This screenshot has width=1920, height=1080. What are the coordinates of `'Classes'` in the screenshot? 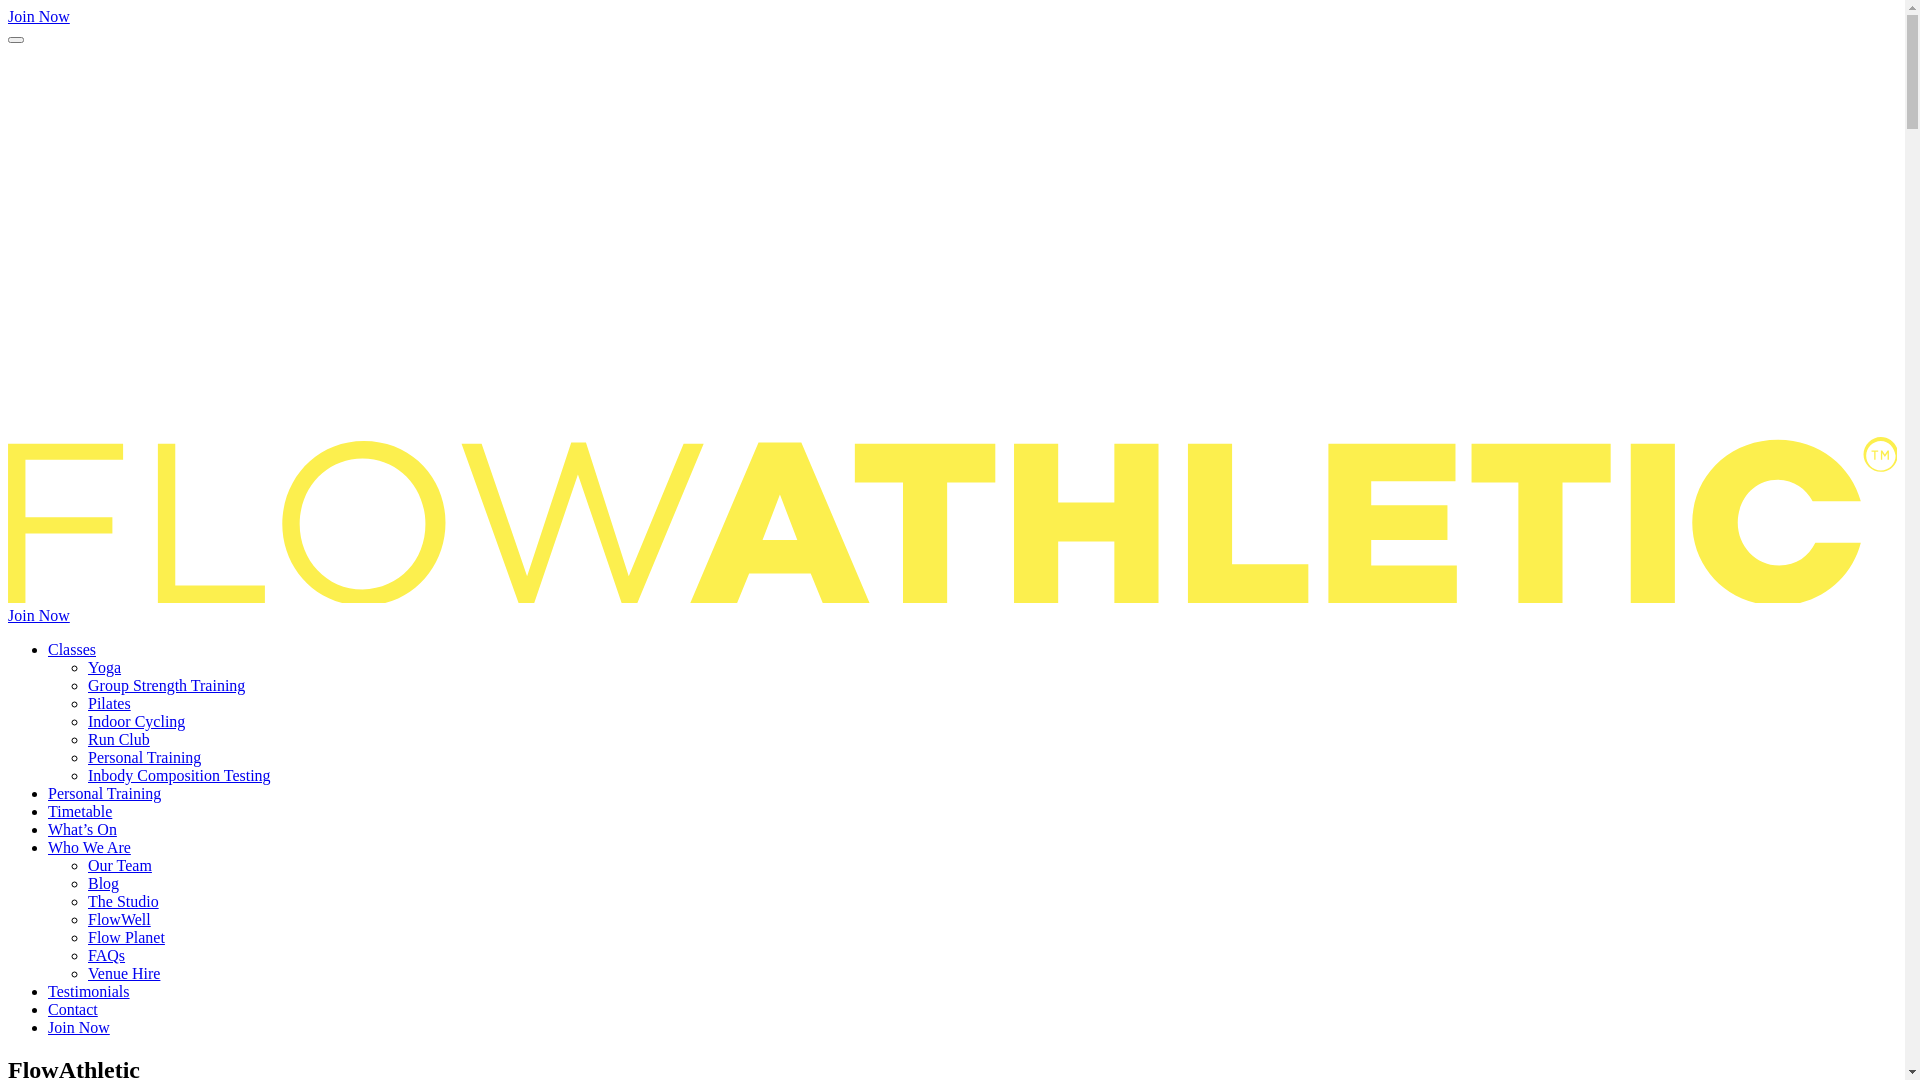 It's located at (72, 649).